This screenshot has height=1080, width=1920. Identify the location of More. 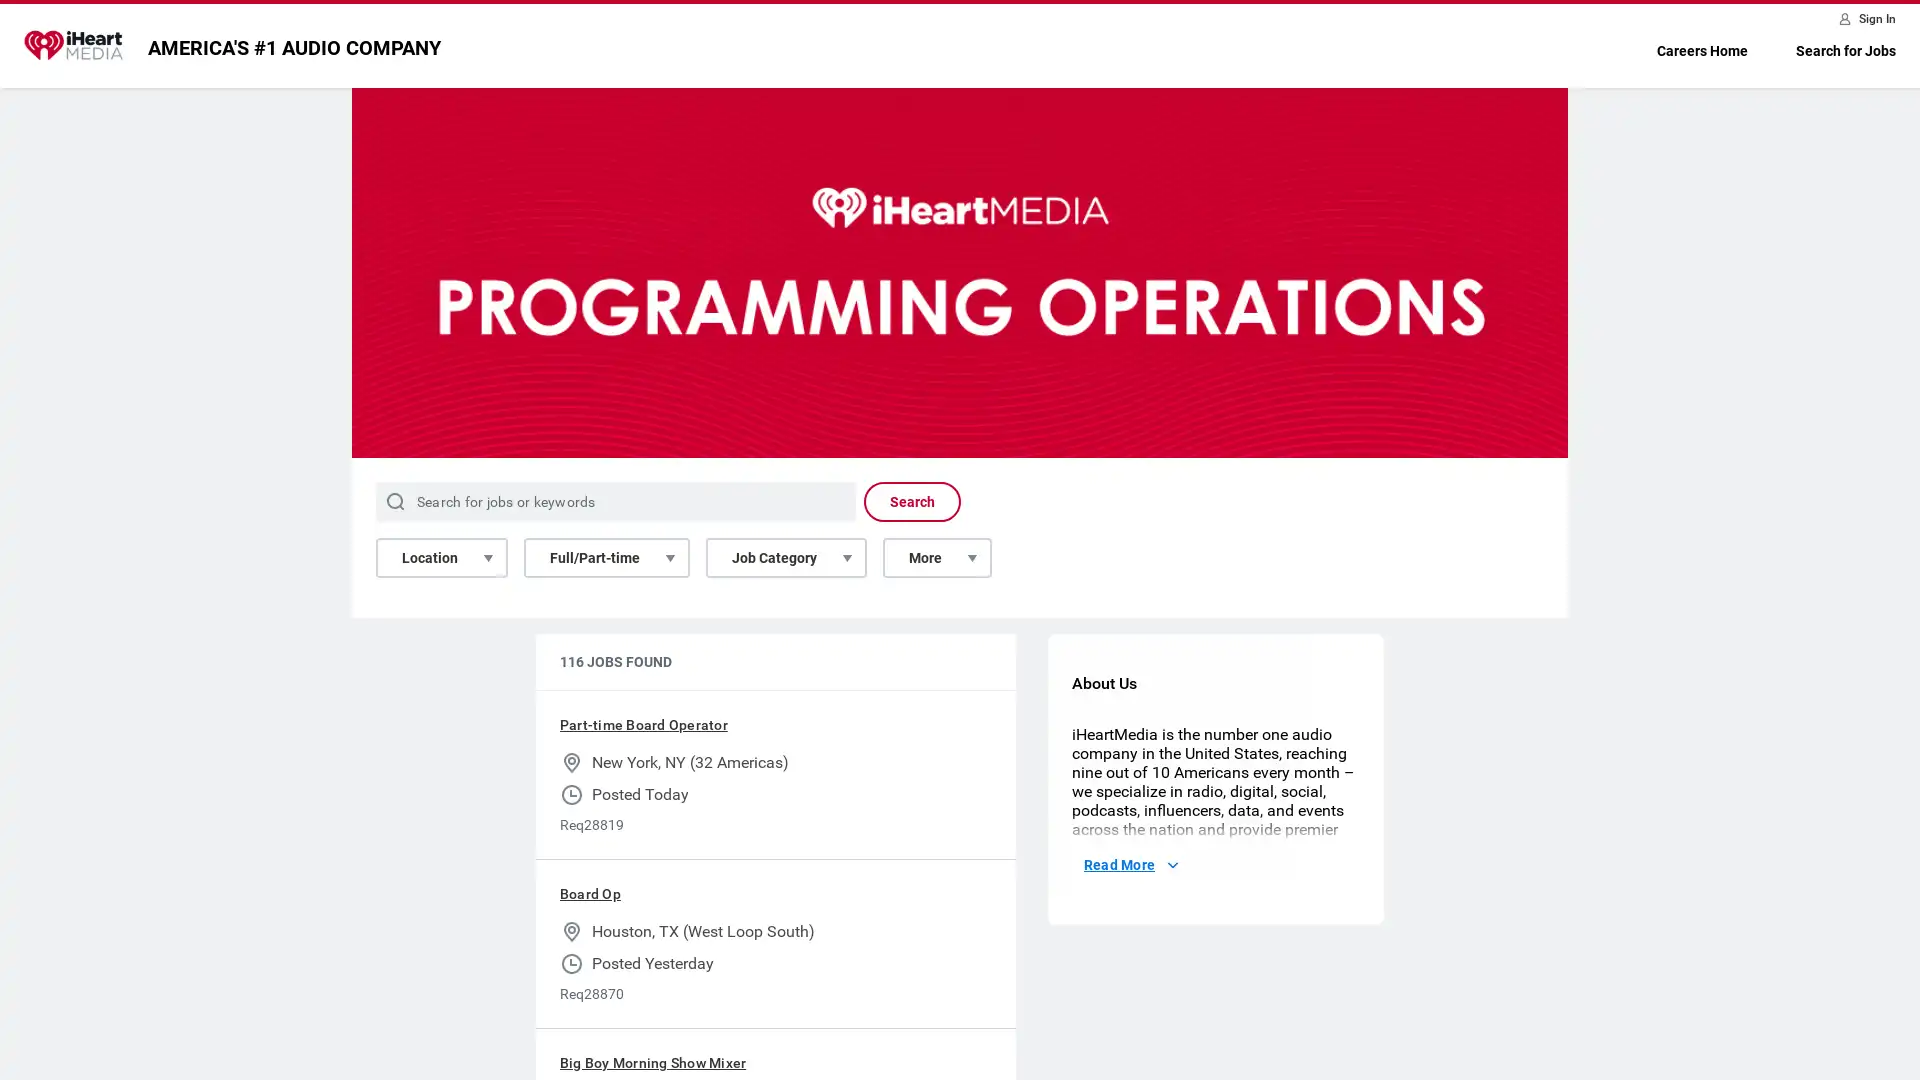
(936, 558).